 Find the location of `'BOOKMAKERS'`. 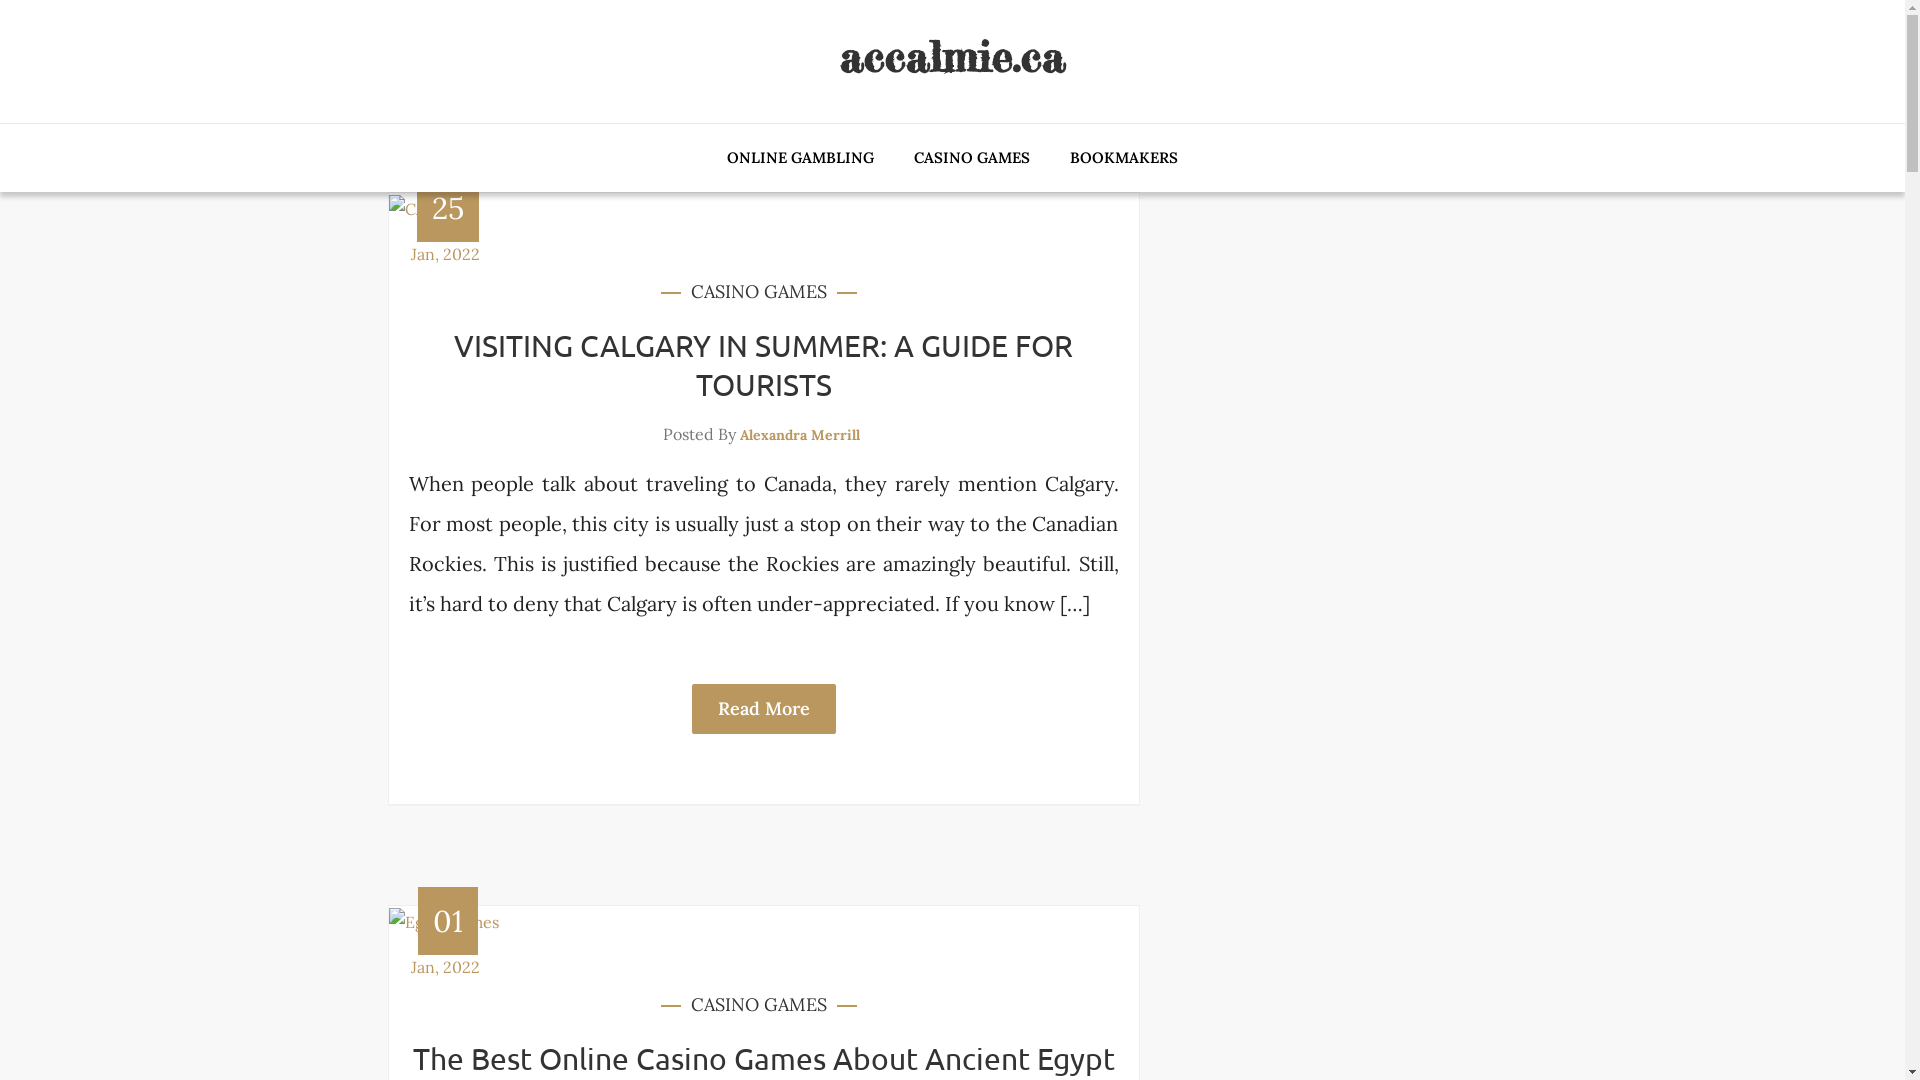

'BOOKMAKERS' is located at coordinates (1050, 157).